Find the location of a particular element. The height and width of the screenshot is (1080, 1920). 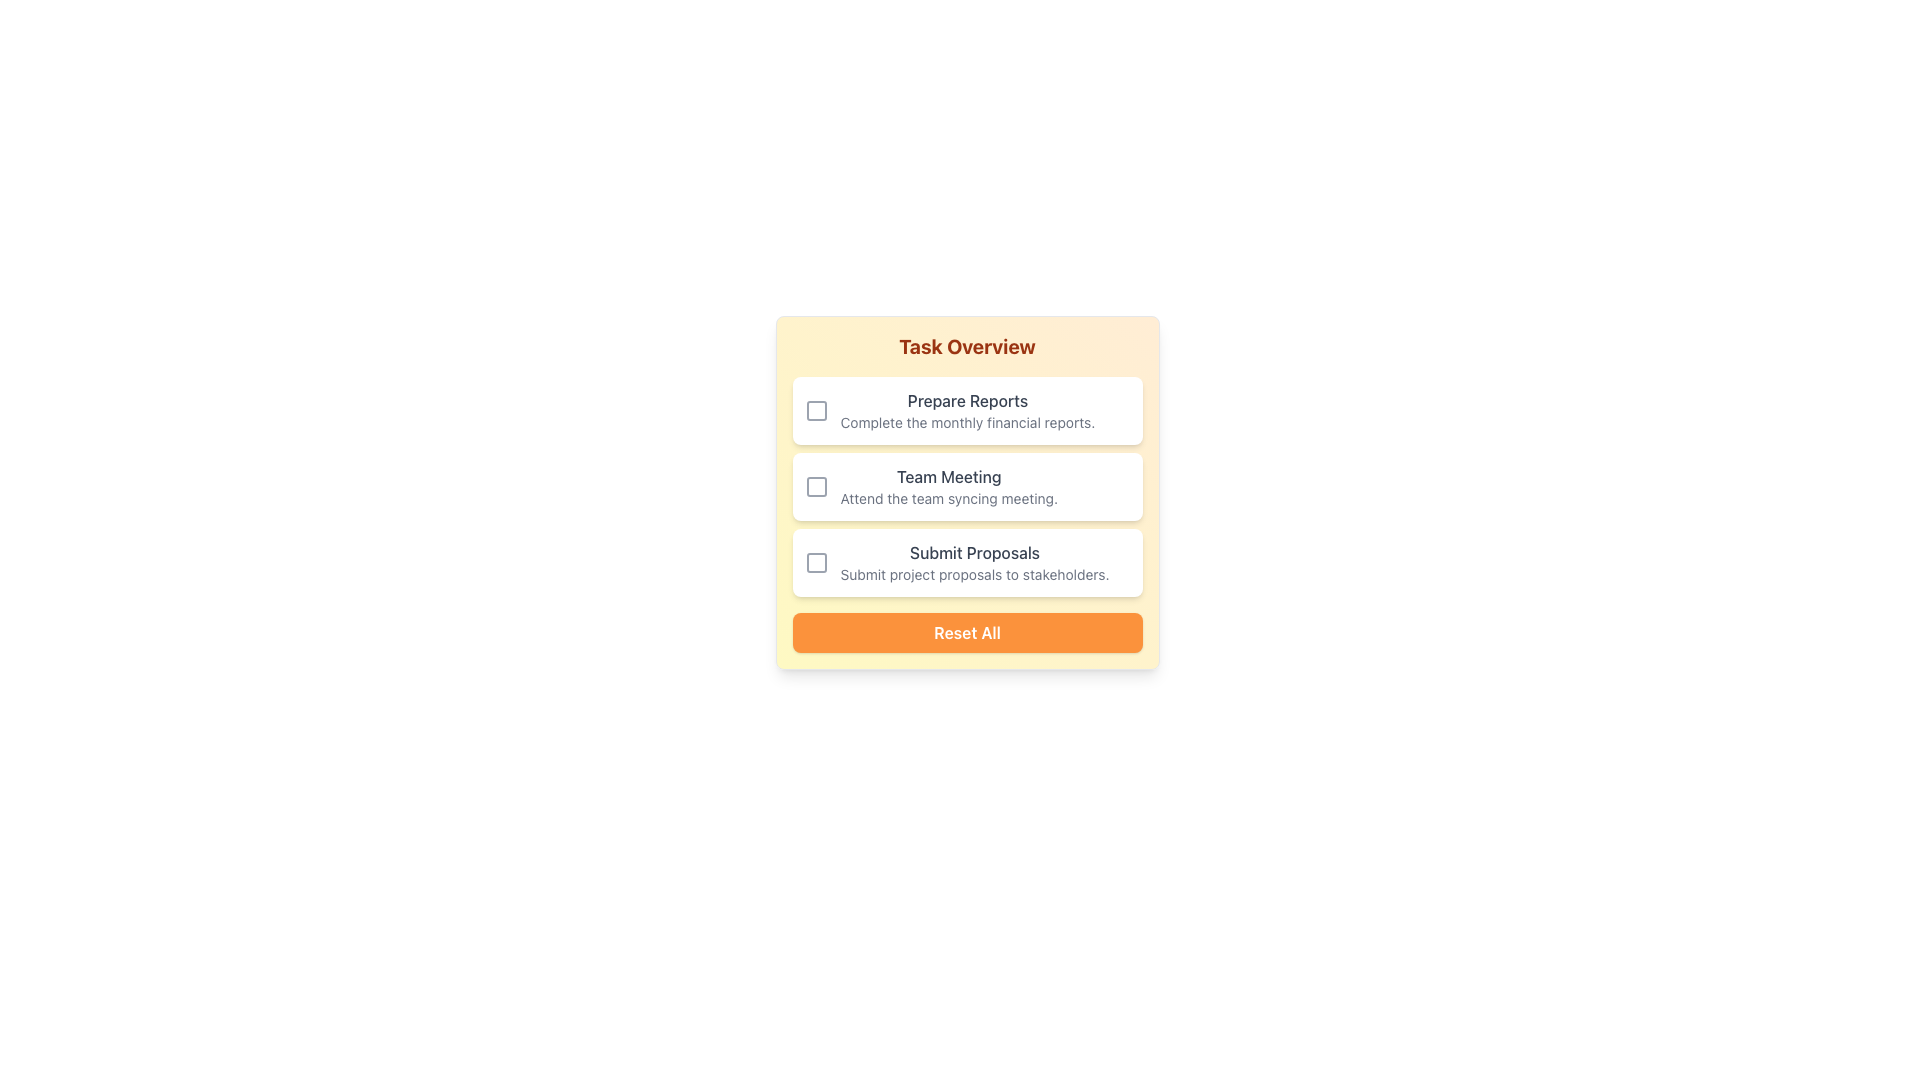

the small square checkbox located to the left of the label 'Submit Proposals' is located at coordinates (816, 563).